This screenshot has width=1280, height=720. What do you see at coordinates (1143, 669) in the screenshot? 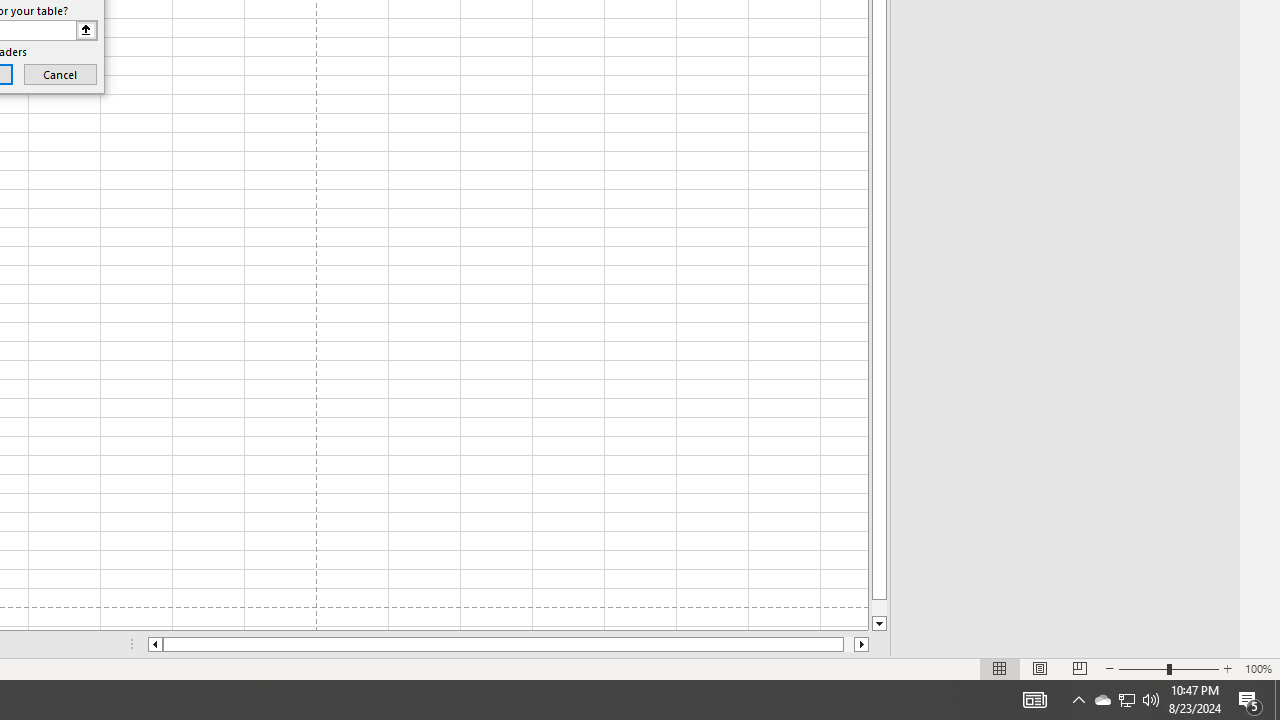
I see `'Zoom Out'` at bounding box center [1143, 669].